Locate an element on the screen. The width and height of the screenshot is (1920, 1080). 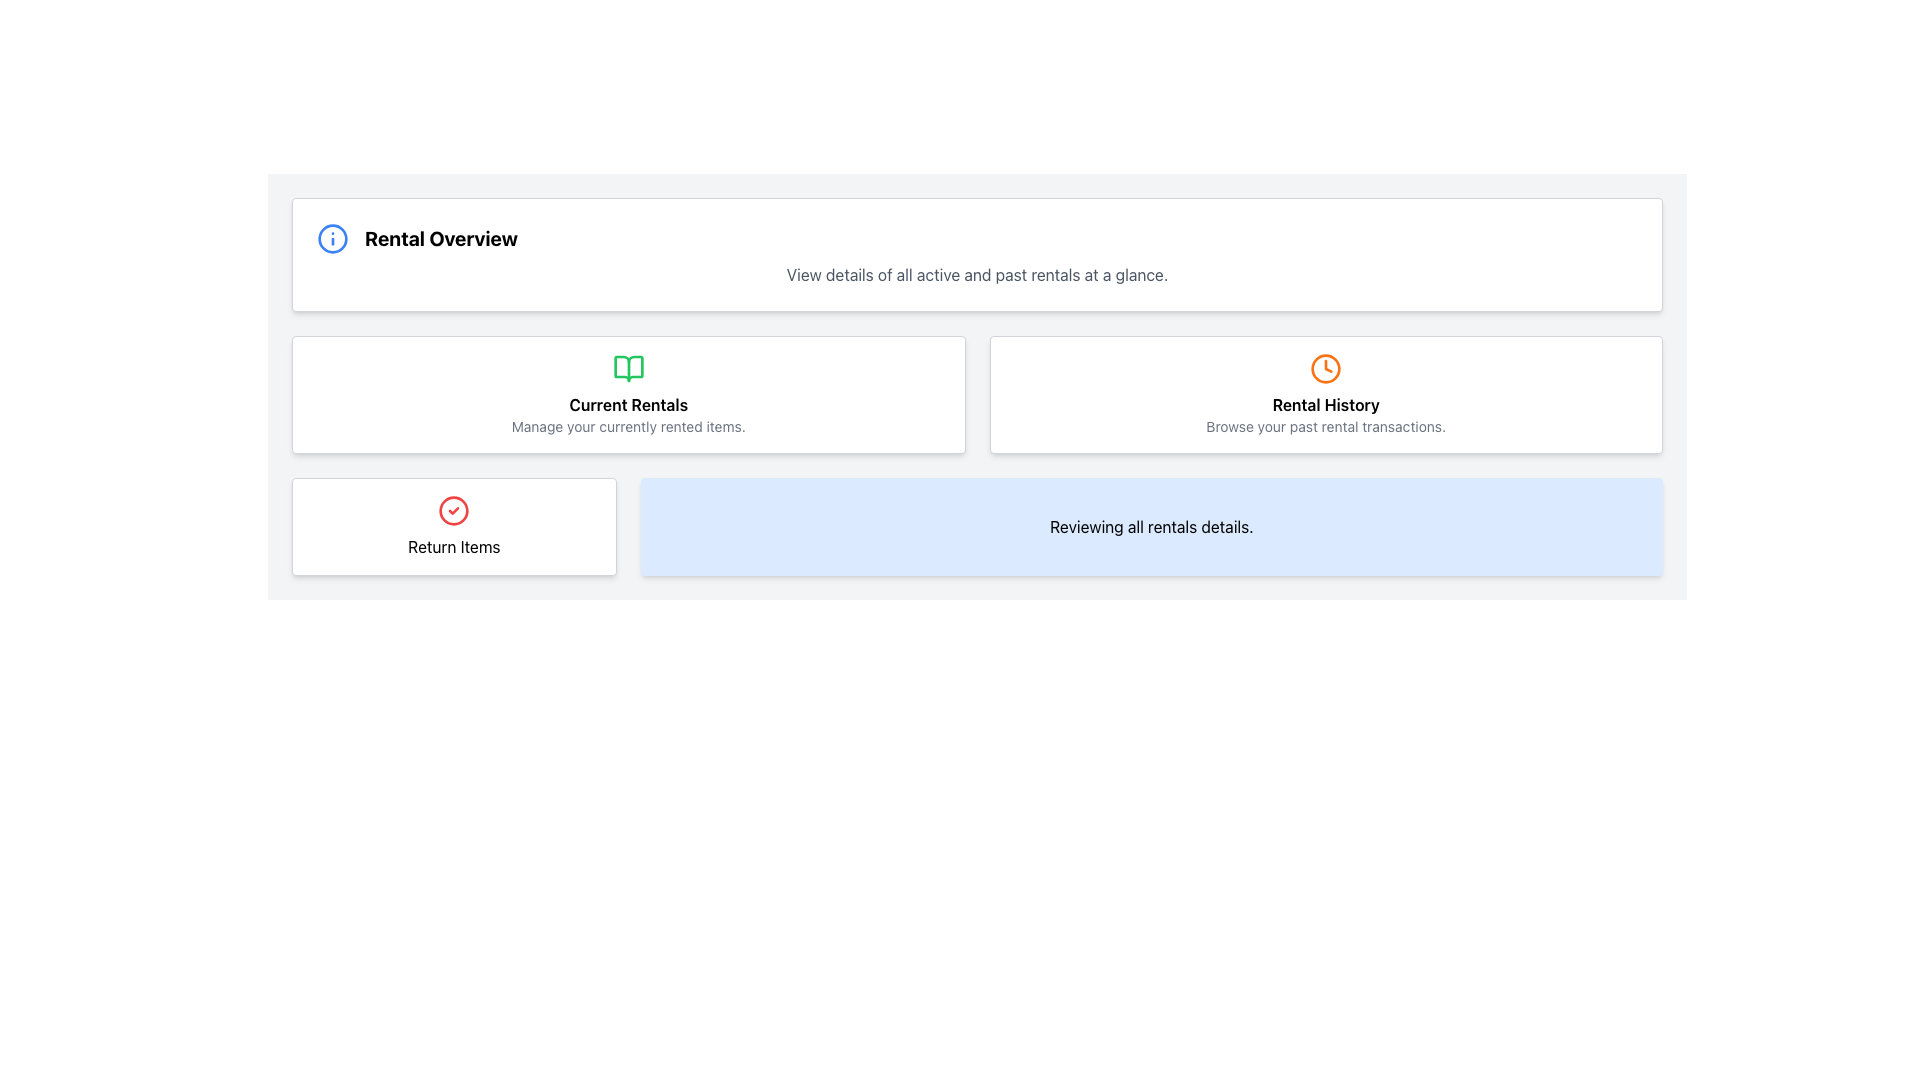
the orange triangular arrow pointer within the circular clock icon located in the upper right corner of the 'Rental History' card is located at coordinates (1328, 366).